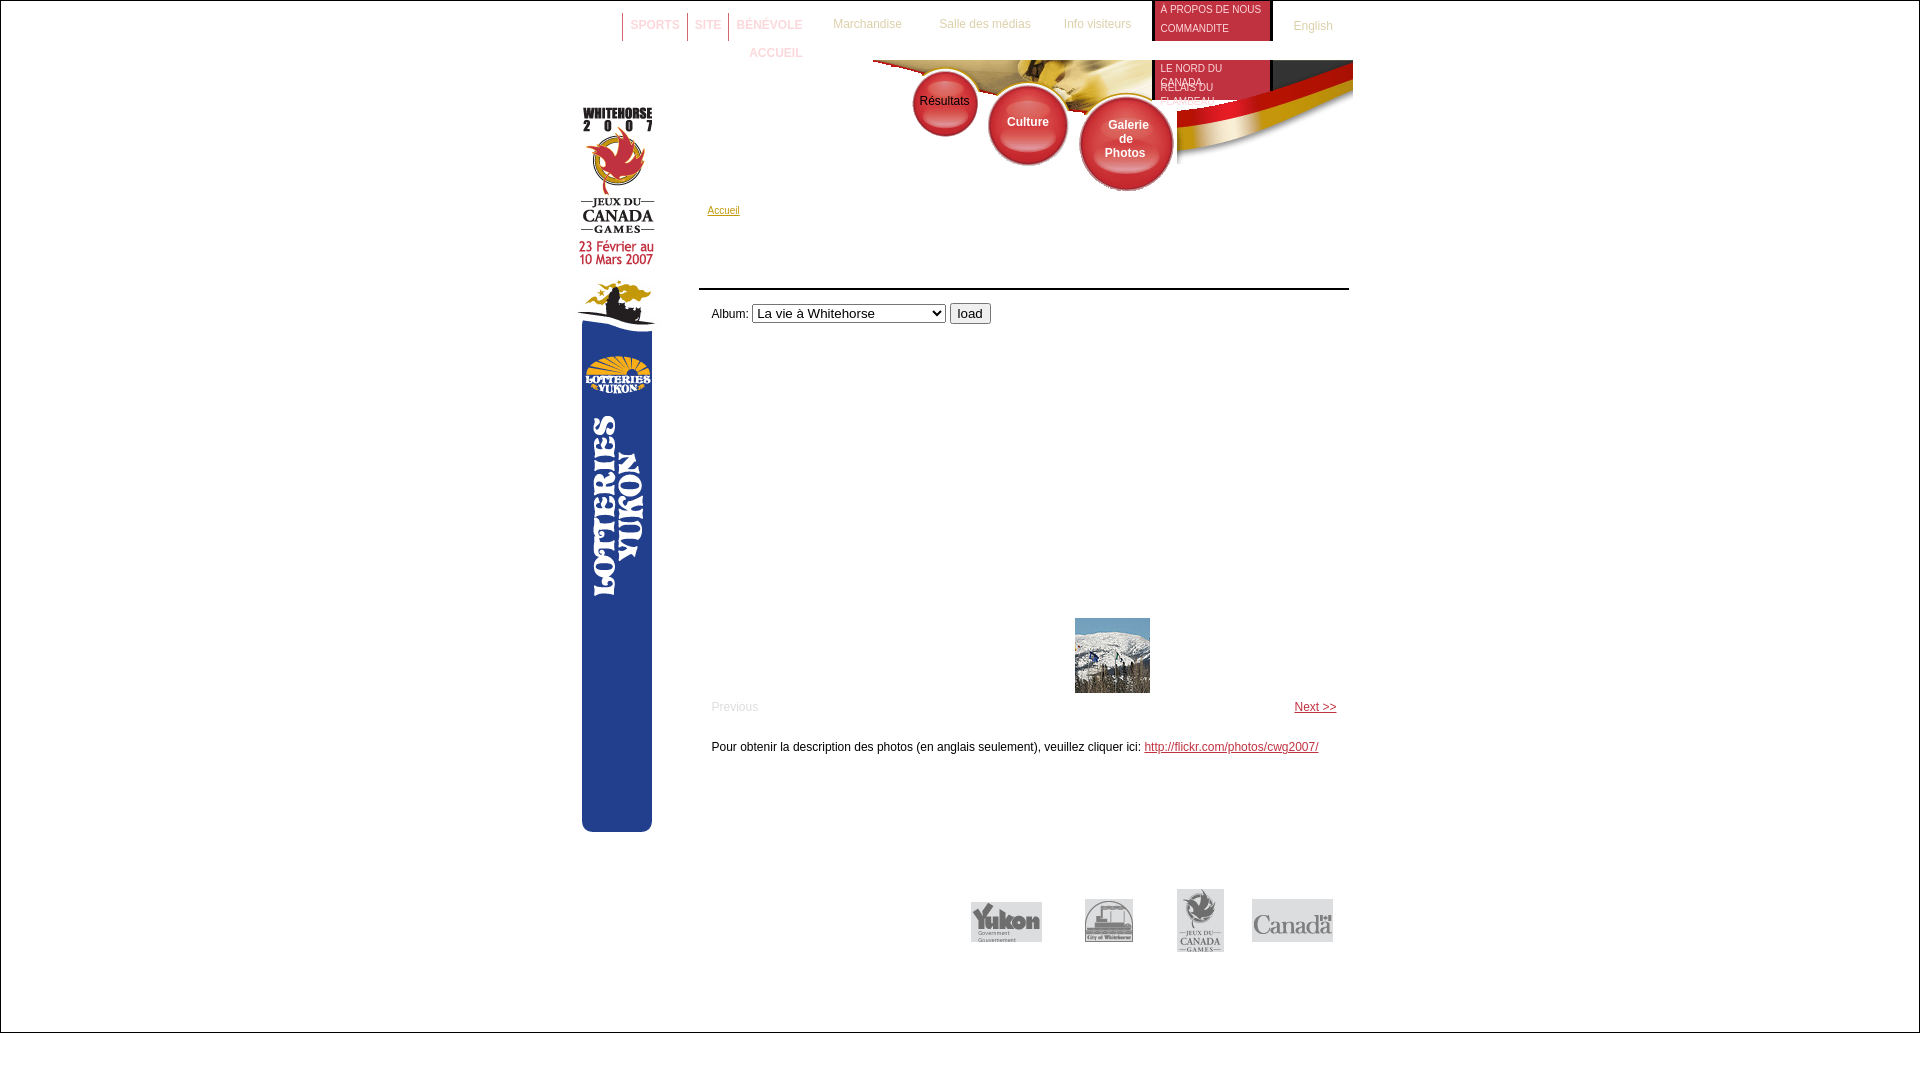 The width and height of the screenshot is (1920, 1080). I want to click on 'SPORTS', so click(654, 22).